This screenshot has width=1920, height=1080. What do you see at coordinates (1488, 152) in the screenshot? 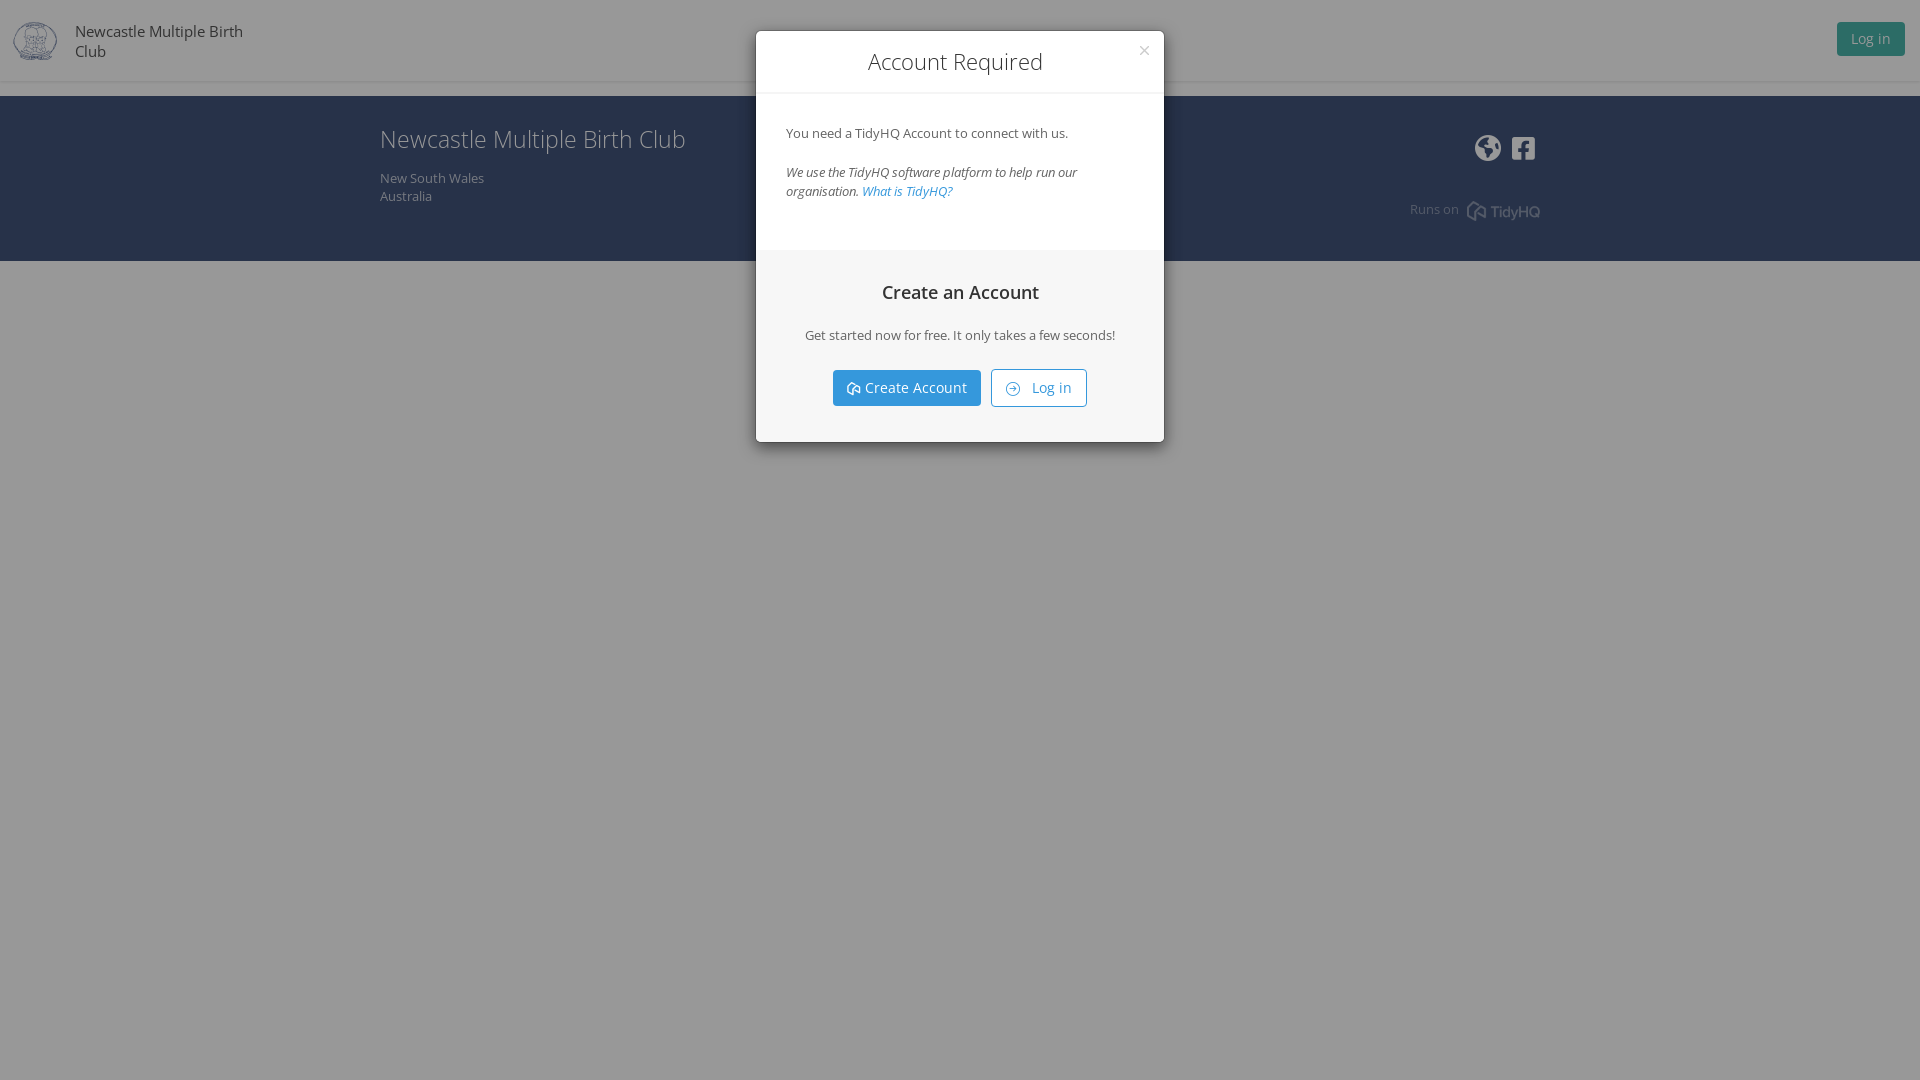
I see `'https://www.newcastlembc.org.au/'` at bounding box center [1488, 152].